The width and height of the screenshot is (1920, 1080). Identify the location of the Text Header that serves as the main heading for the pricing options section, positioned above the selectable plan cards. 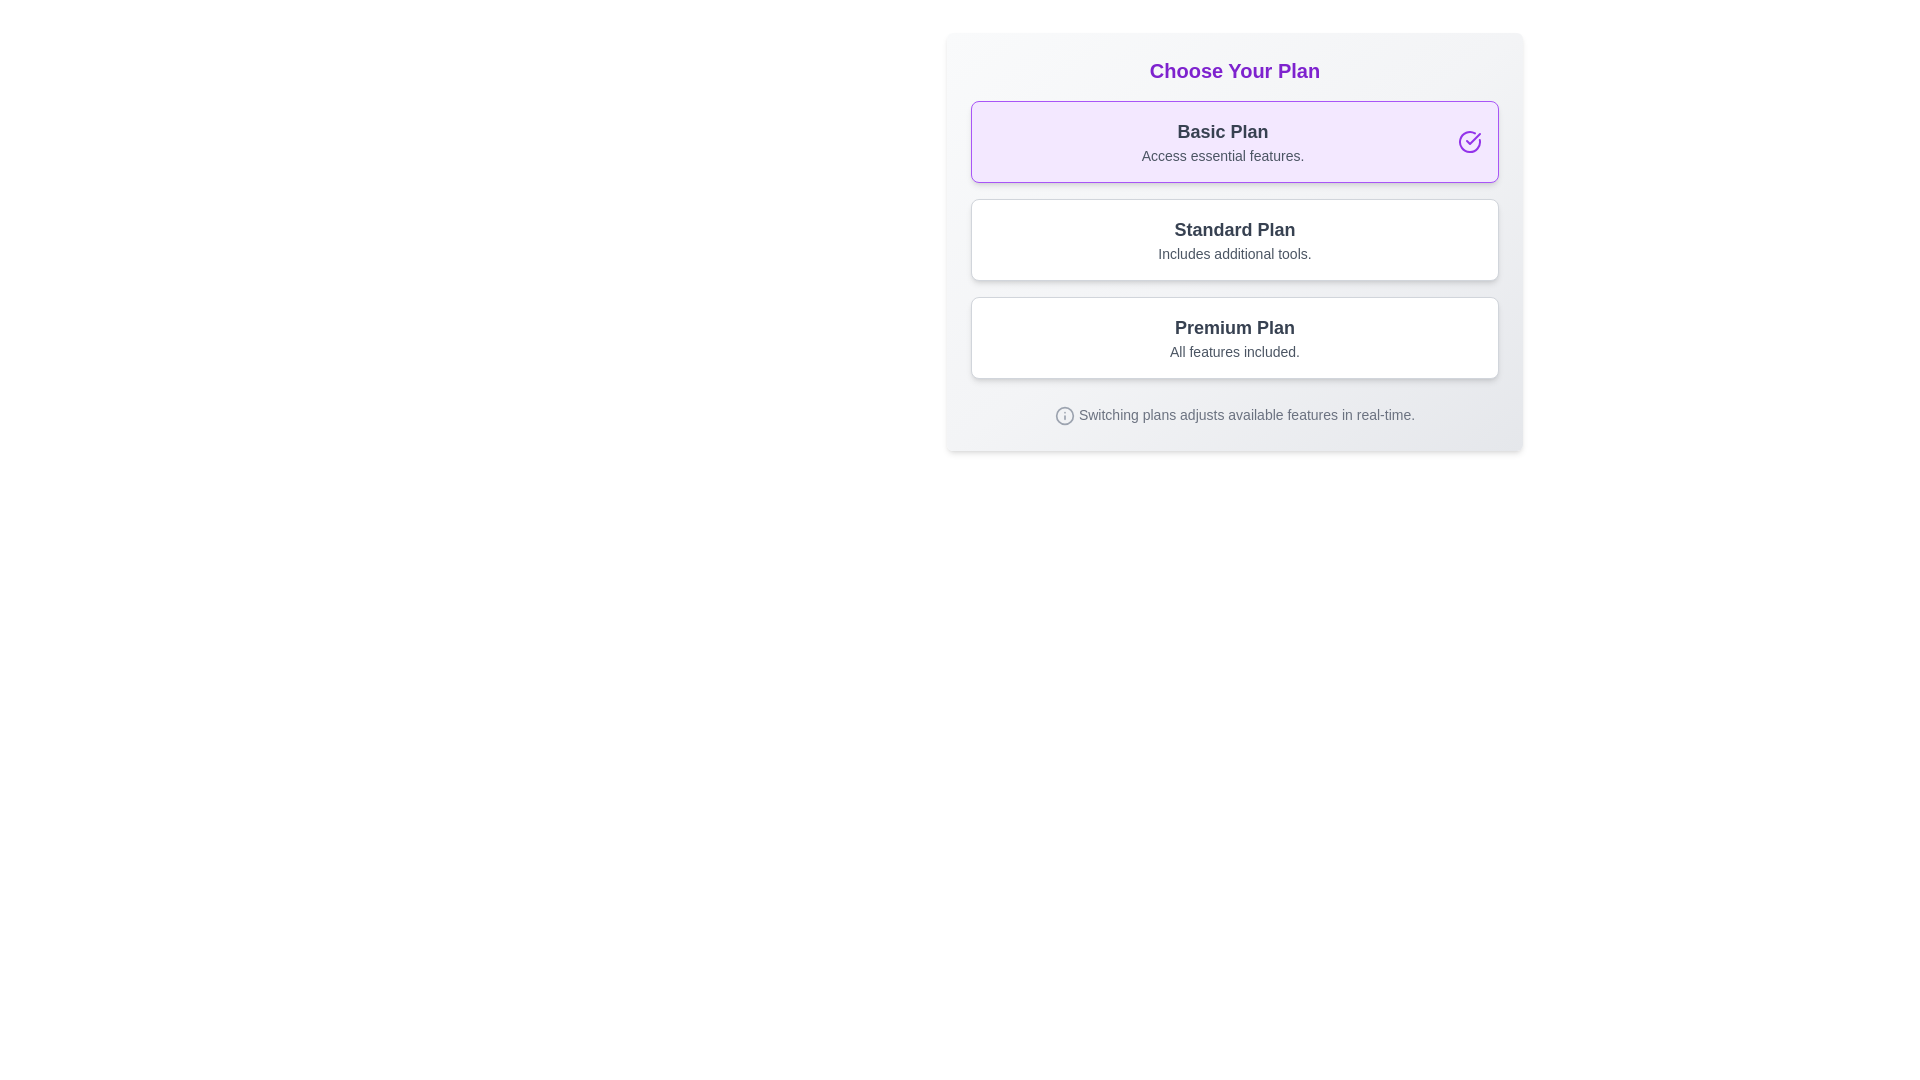
(1233, 69).